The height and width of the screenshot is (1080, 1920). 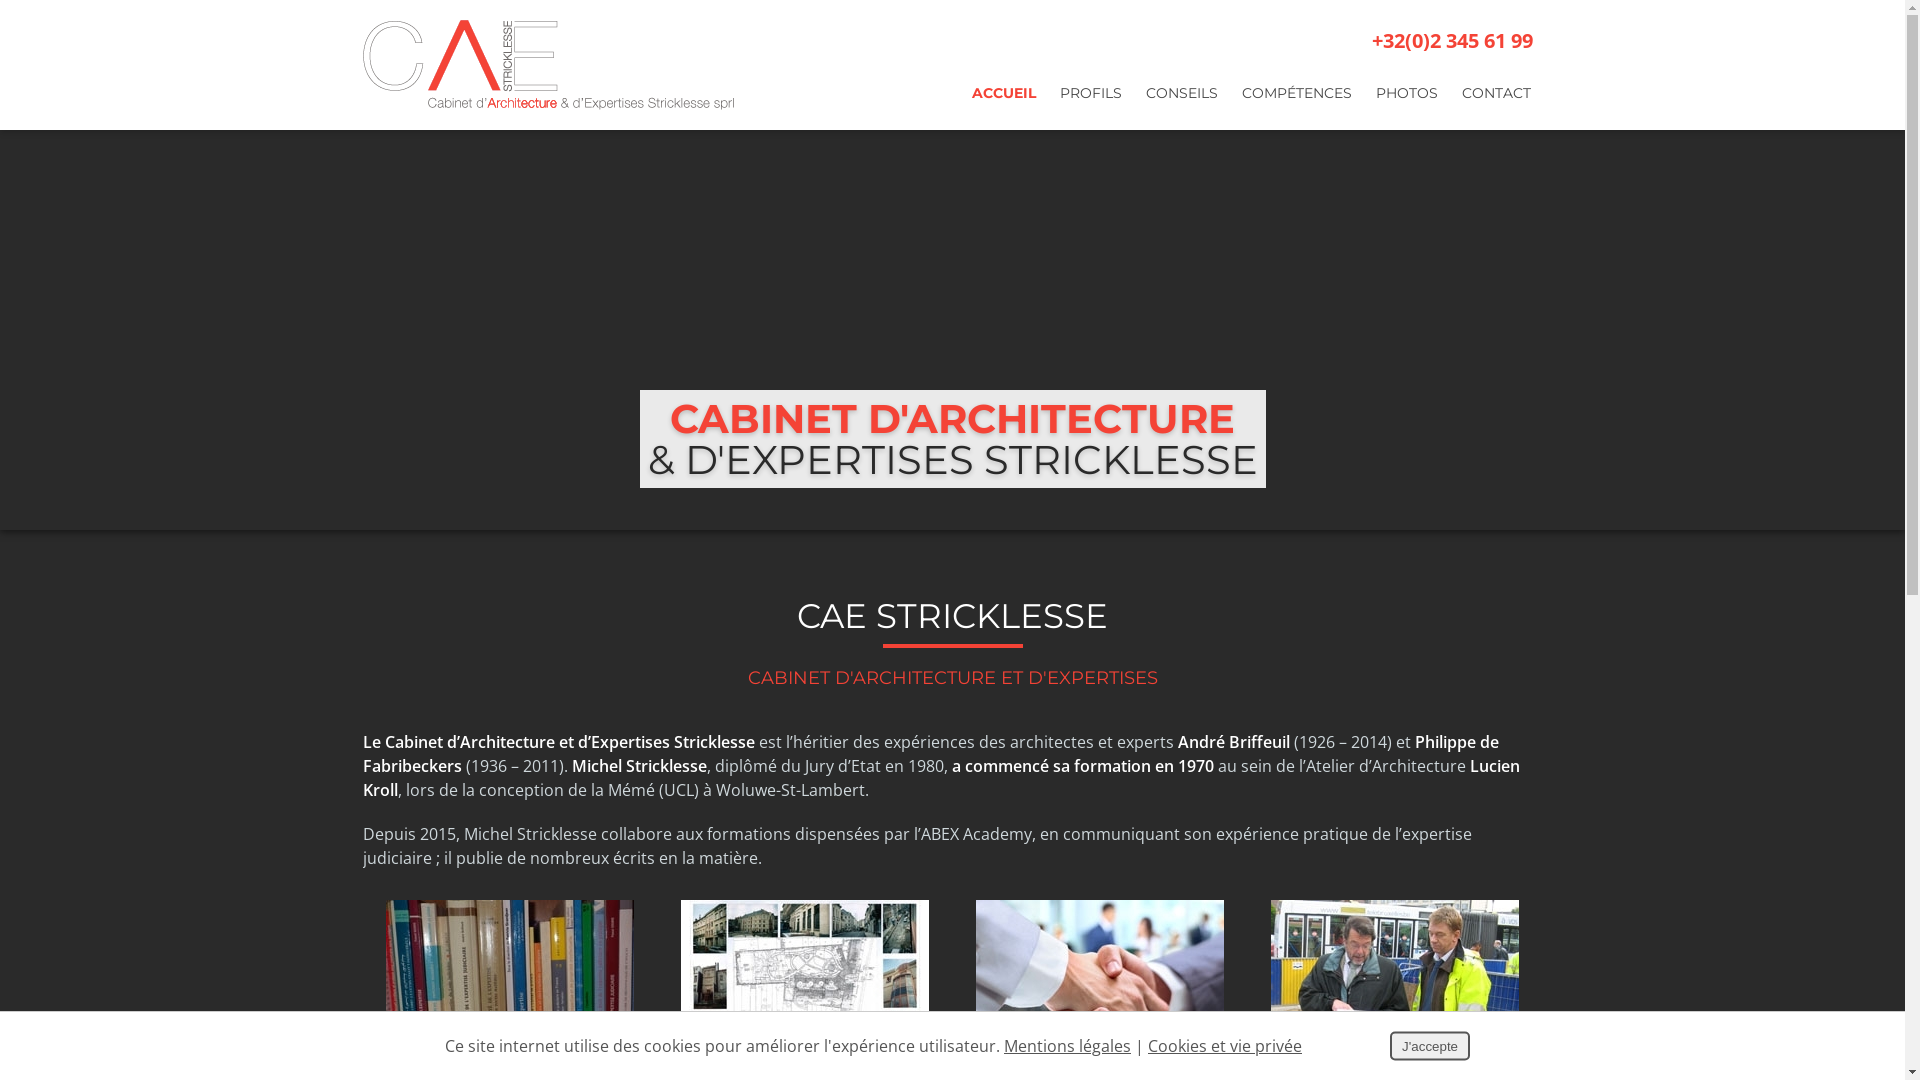 What do you see at coordinates (1181, 97) in the screenshot?
I see `'CONSEILS'` at bounding box center [1181, 97].